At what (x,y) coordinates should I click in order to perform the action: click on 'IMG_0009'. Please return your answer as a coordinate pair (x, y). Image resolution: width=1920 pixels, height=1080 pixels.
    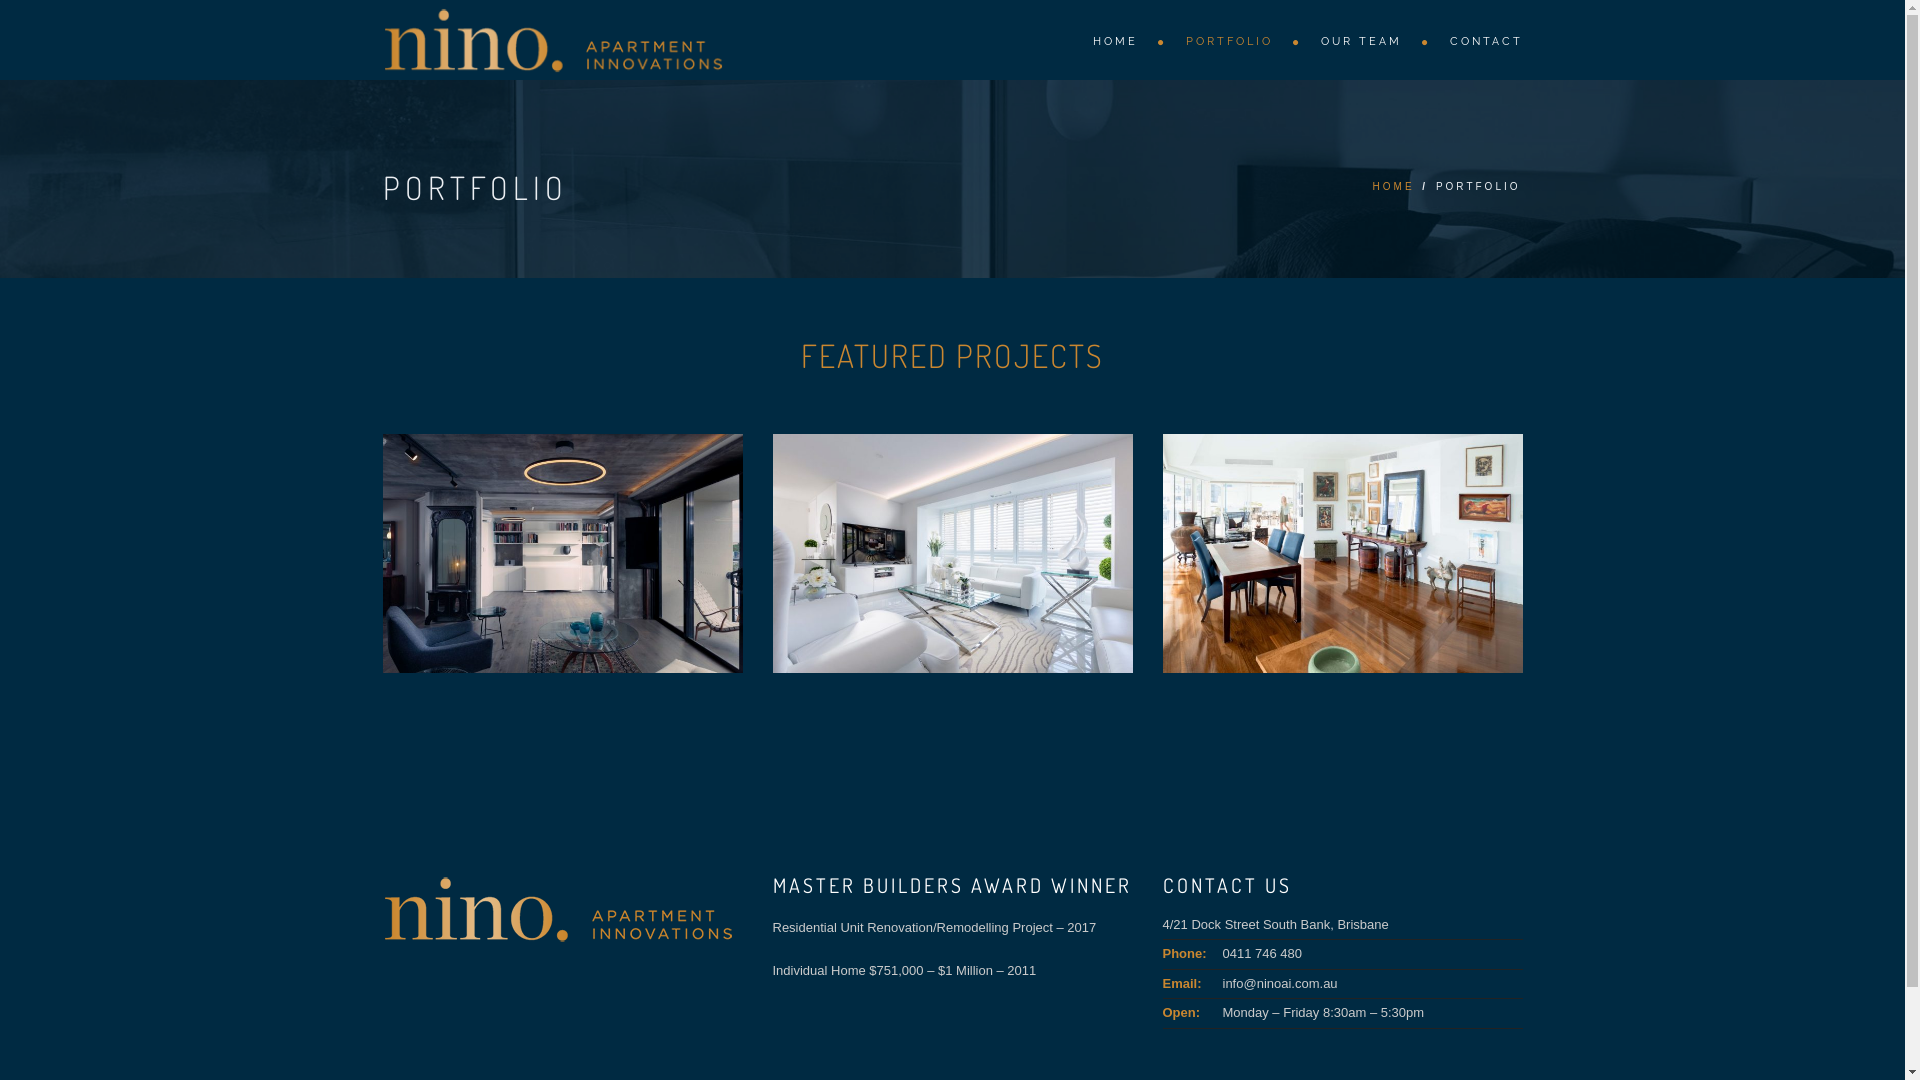
    Looking at the image, I should click on (560, 554).